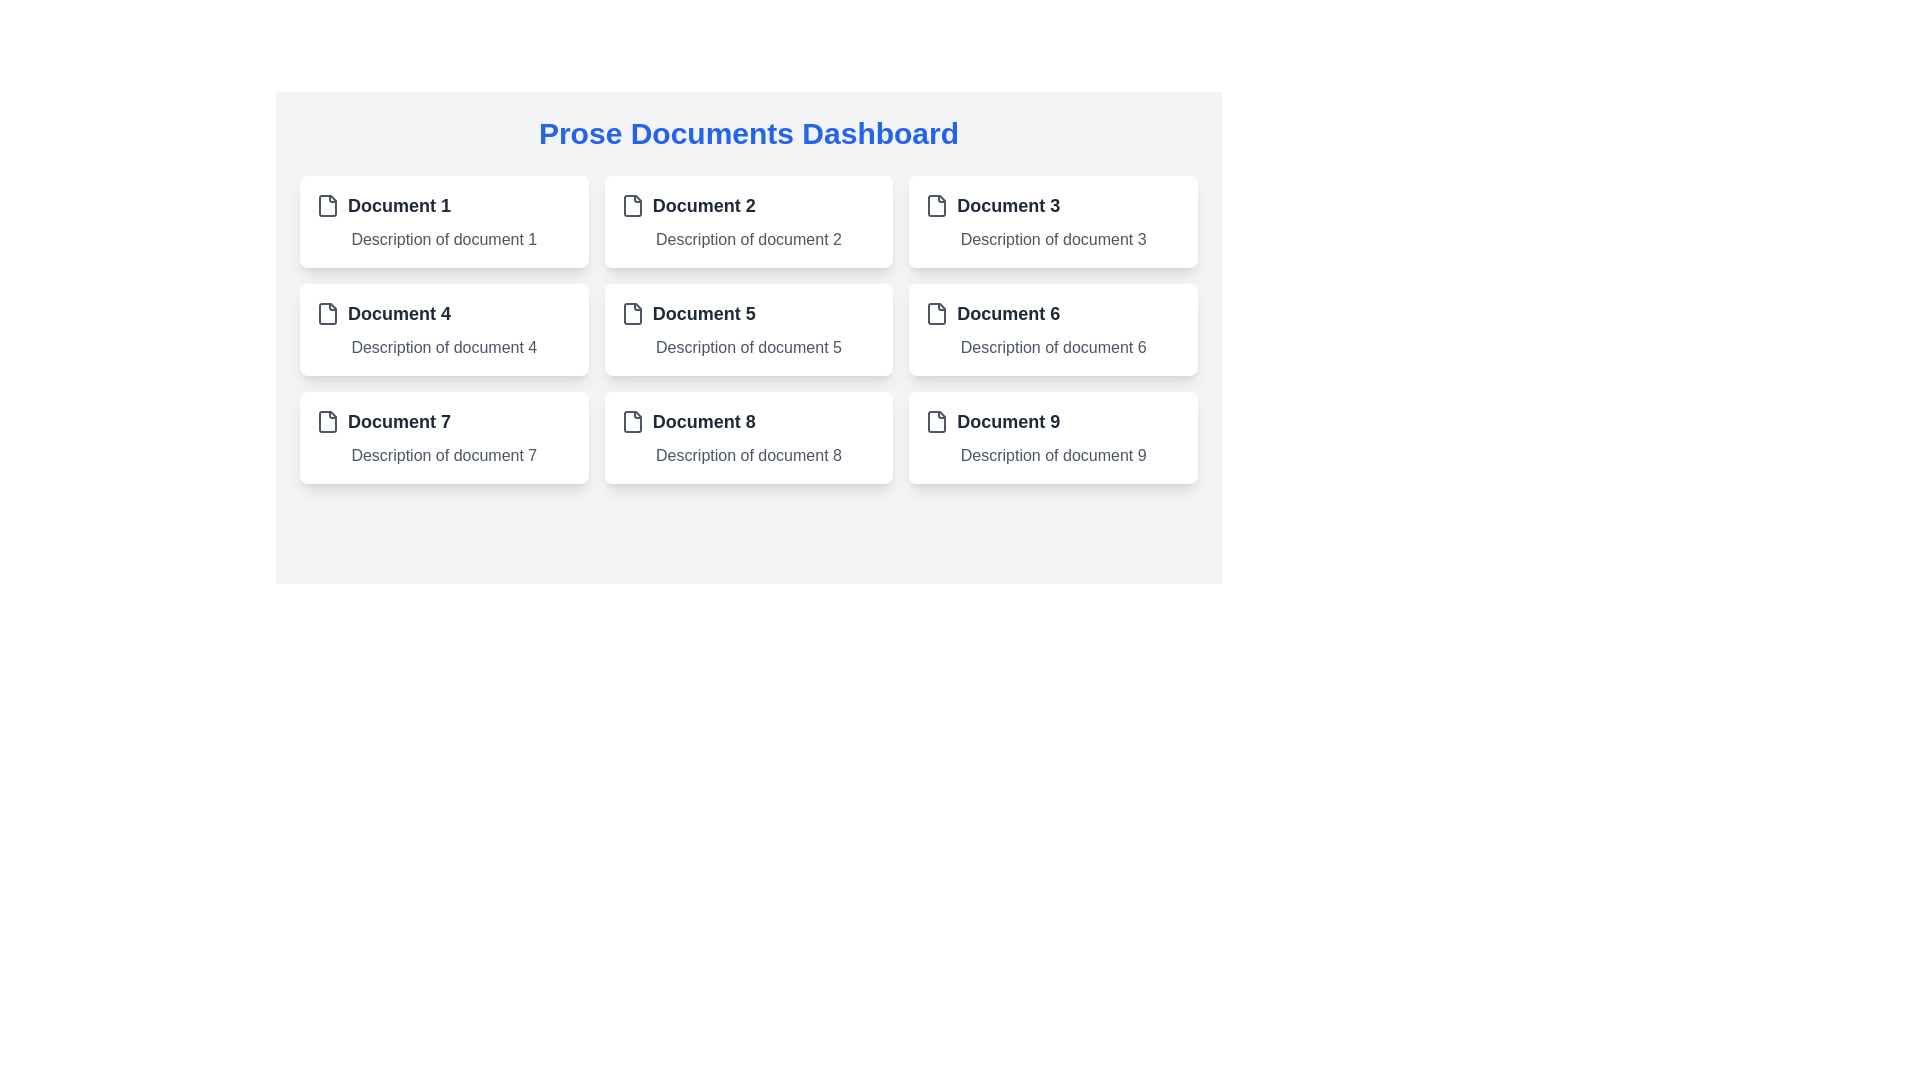  Describe the element at coordinates (1008, 420) in the screenshot. I see `the title text label located in the bottom-right corner of the last card in a 3x3 grid layout, which serves as an identifier for the associated document representation` at that location.